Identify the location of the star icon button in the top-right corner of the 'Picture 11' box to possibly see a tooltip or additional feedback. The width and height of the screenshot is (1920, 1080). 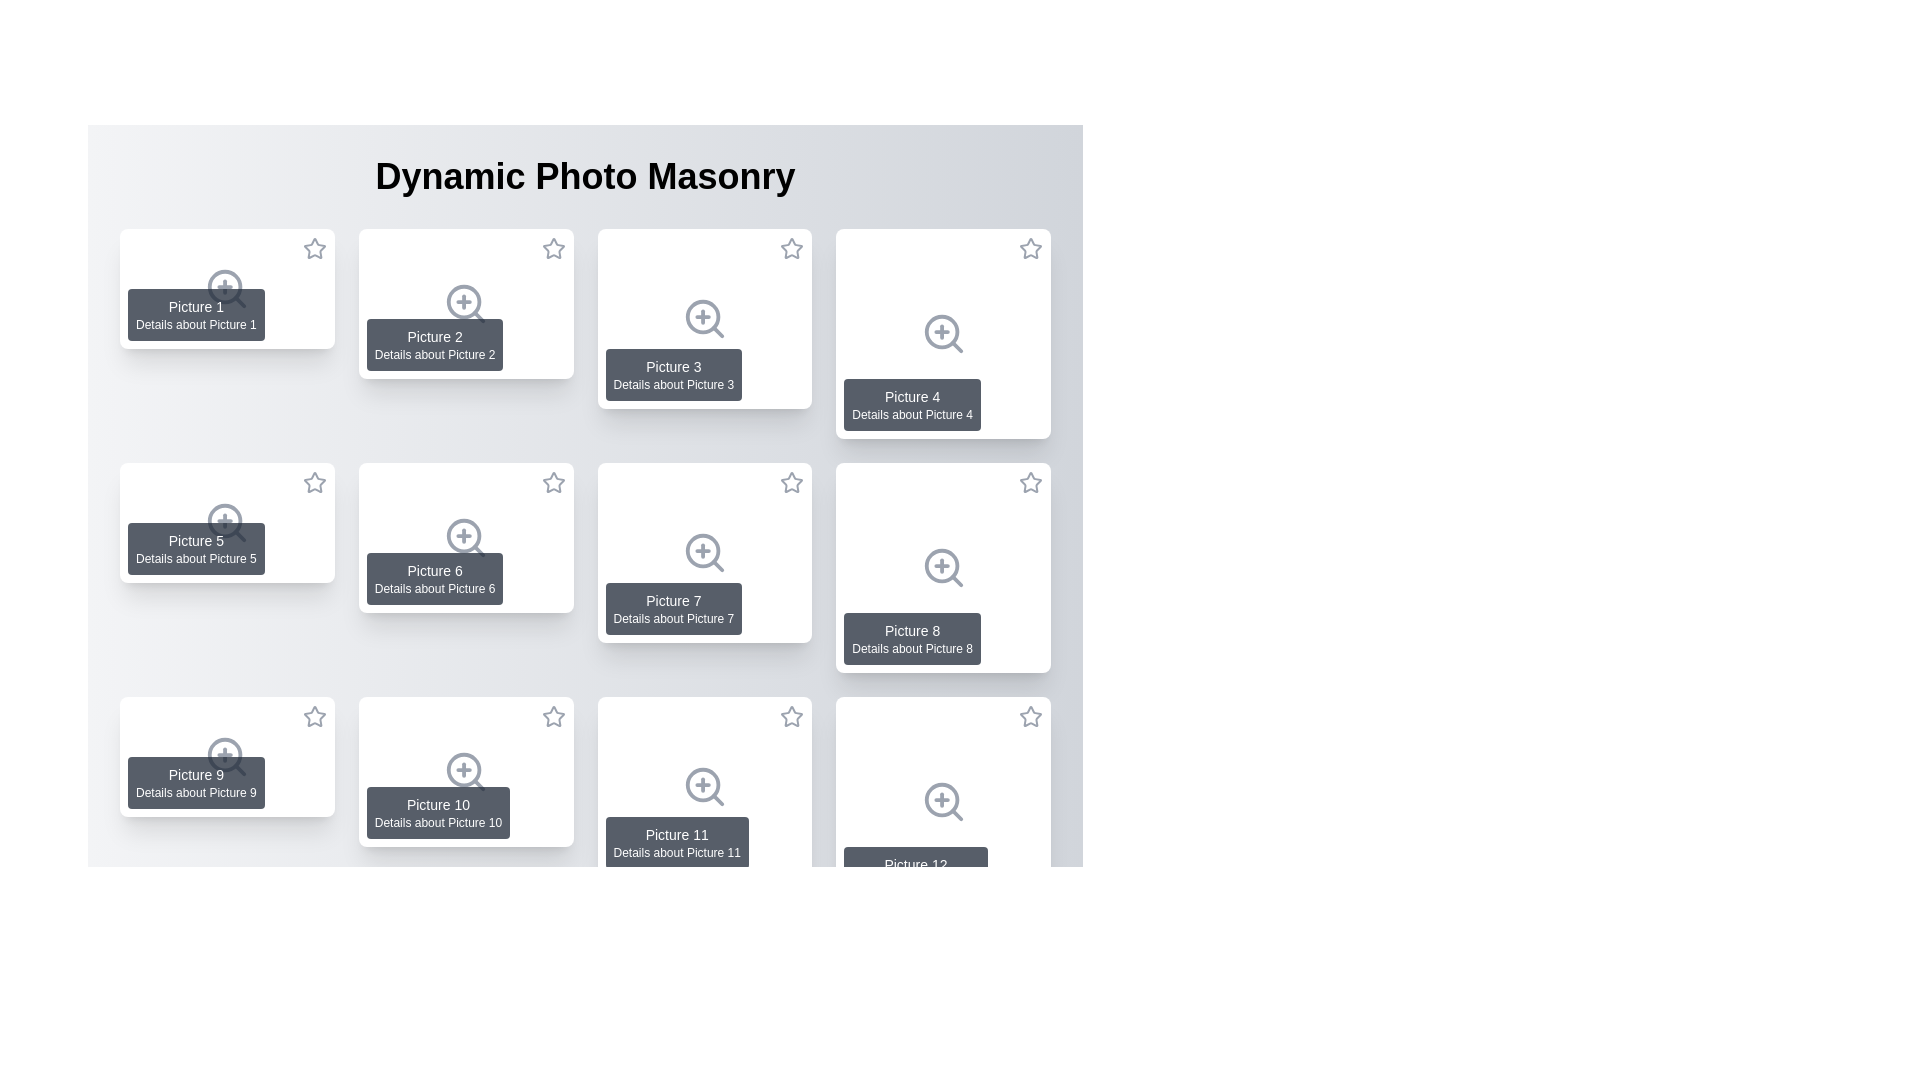
(791, 715).